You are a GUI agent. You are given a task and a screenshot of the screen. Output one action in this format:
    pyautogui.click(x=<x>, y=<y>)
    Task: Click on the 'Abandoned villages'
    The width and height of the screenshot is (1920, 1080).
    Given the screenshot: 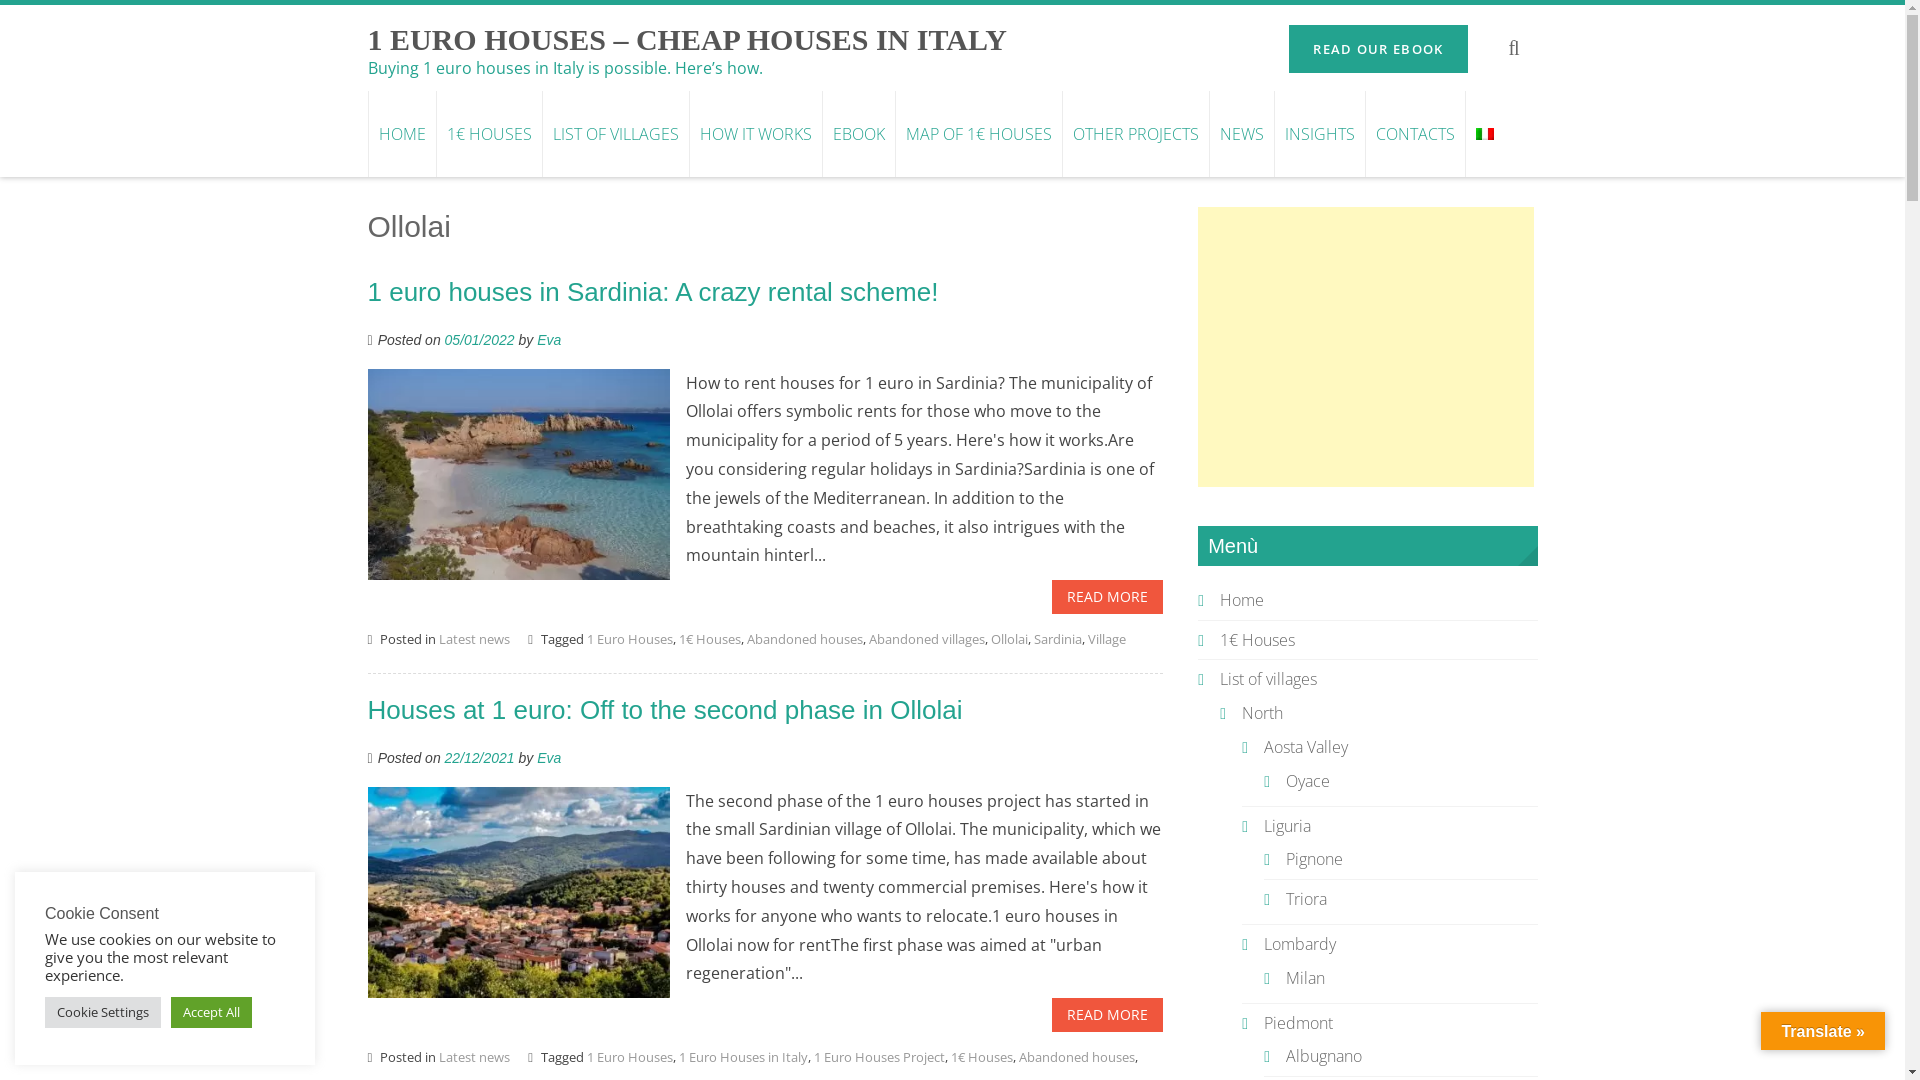 What is the action you would take?
    pyautogui.click(x=925, y=639)
    